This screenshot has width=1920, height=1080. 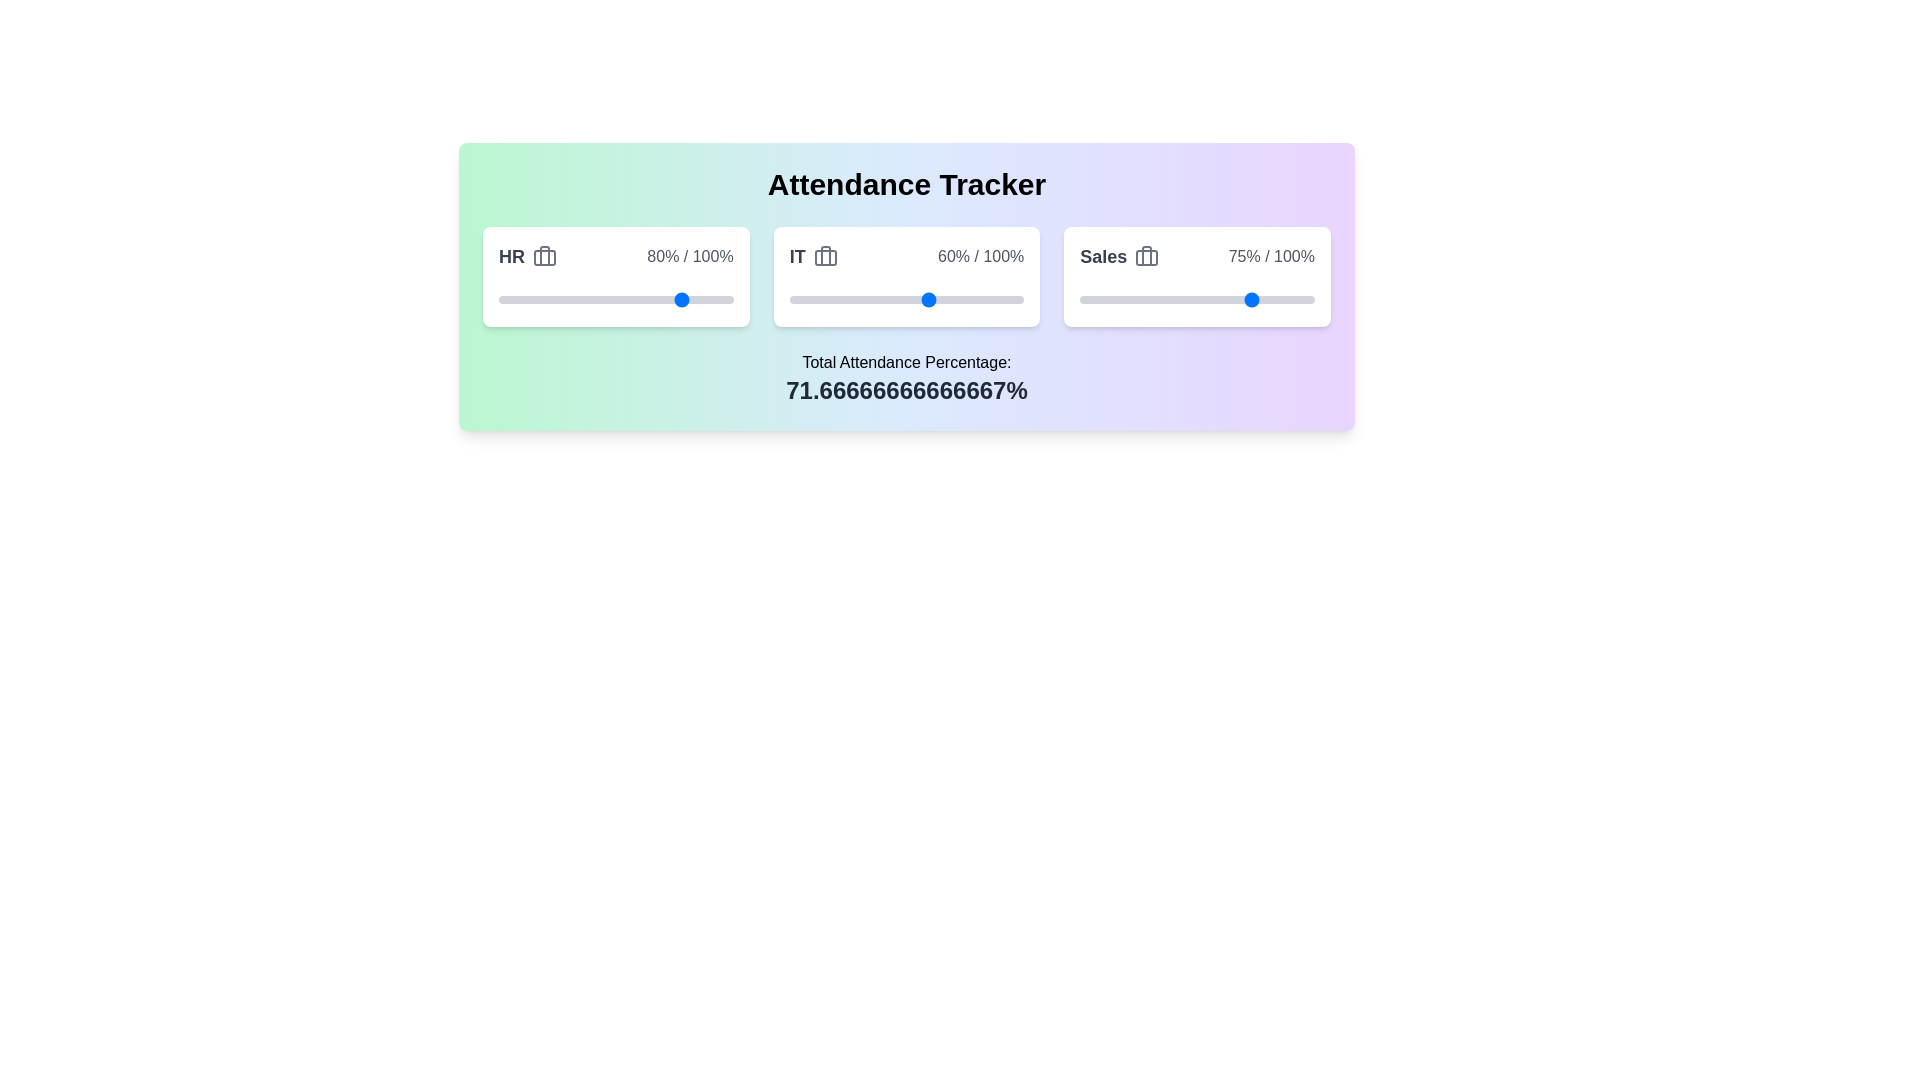 What do you see at coordinates (577, 300) in the screenshot?
I see `the HR slider` at bounding box center [577, 300].